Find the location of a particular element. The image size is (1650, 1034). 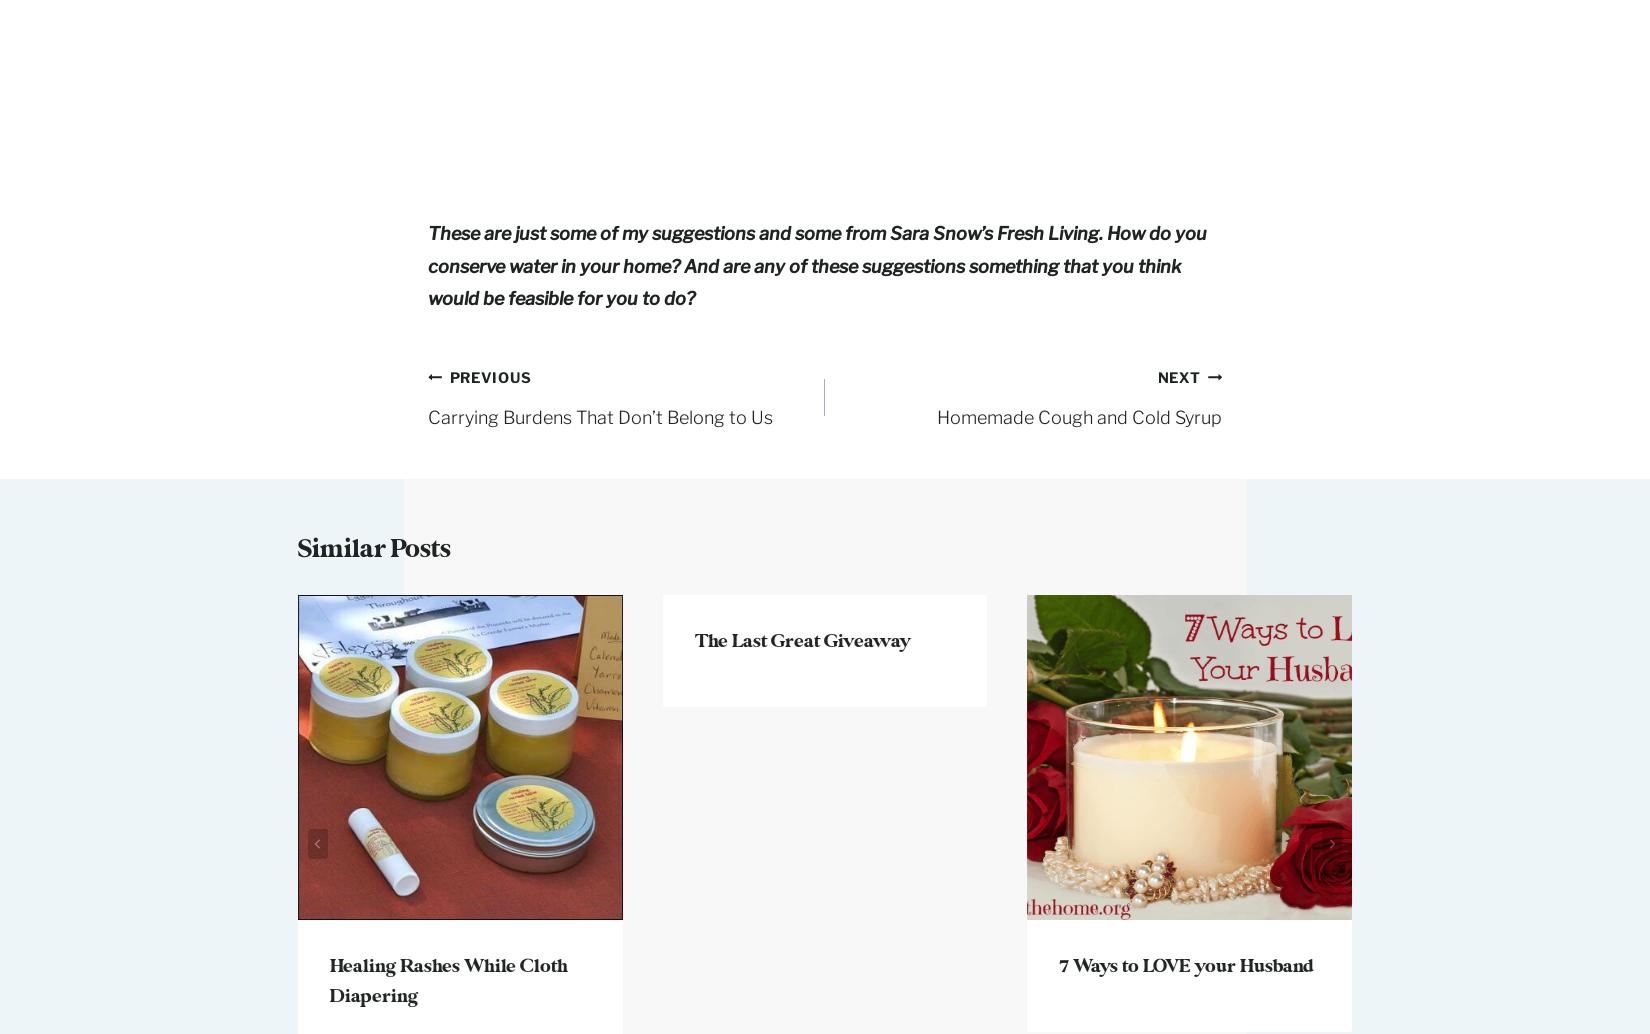

'Previous' is located at coordinates (447, 375).